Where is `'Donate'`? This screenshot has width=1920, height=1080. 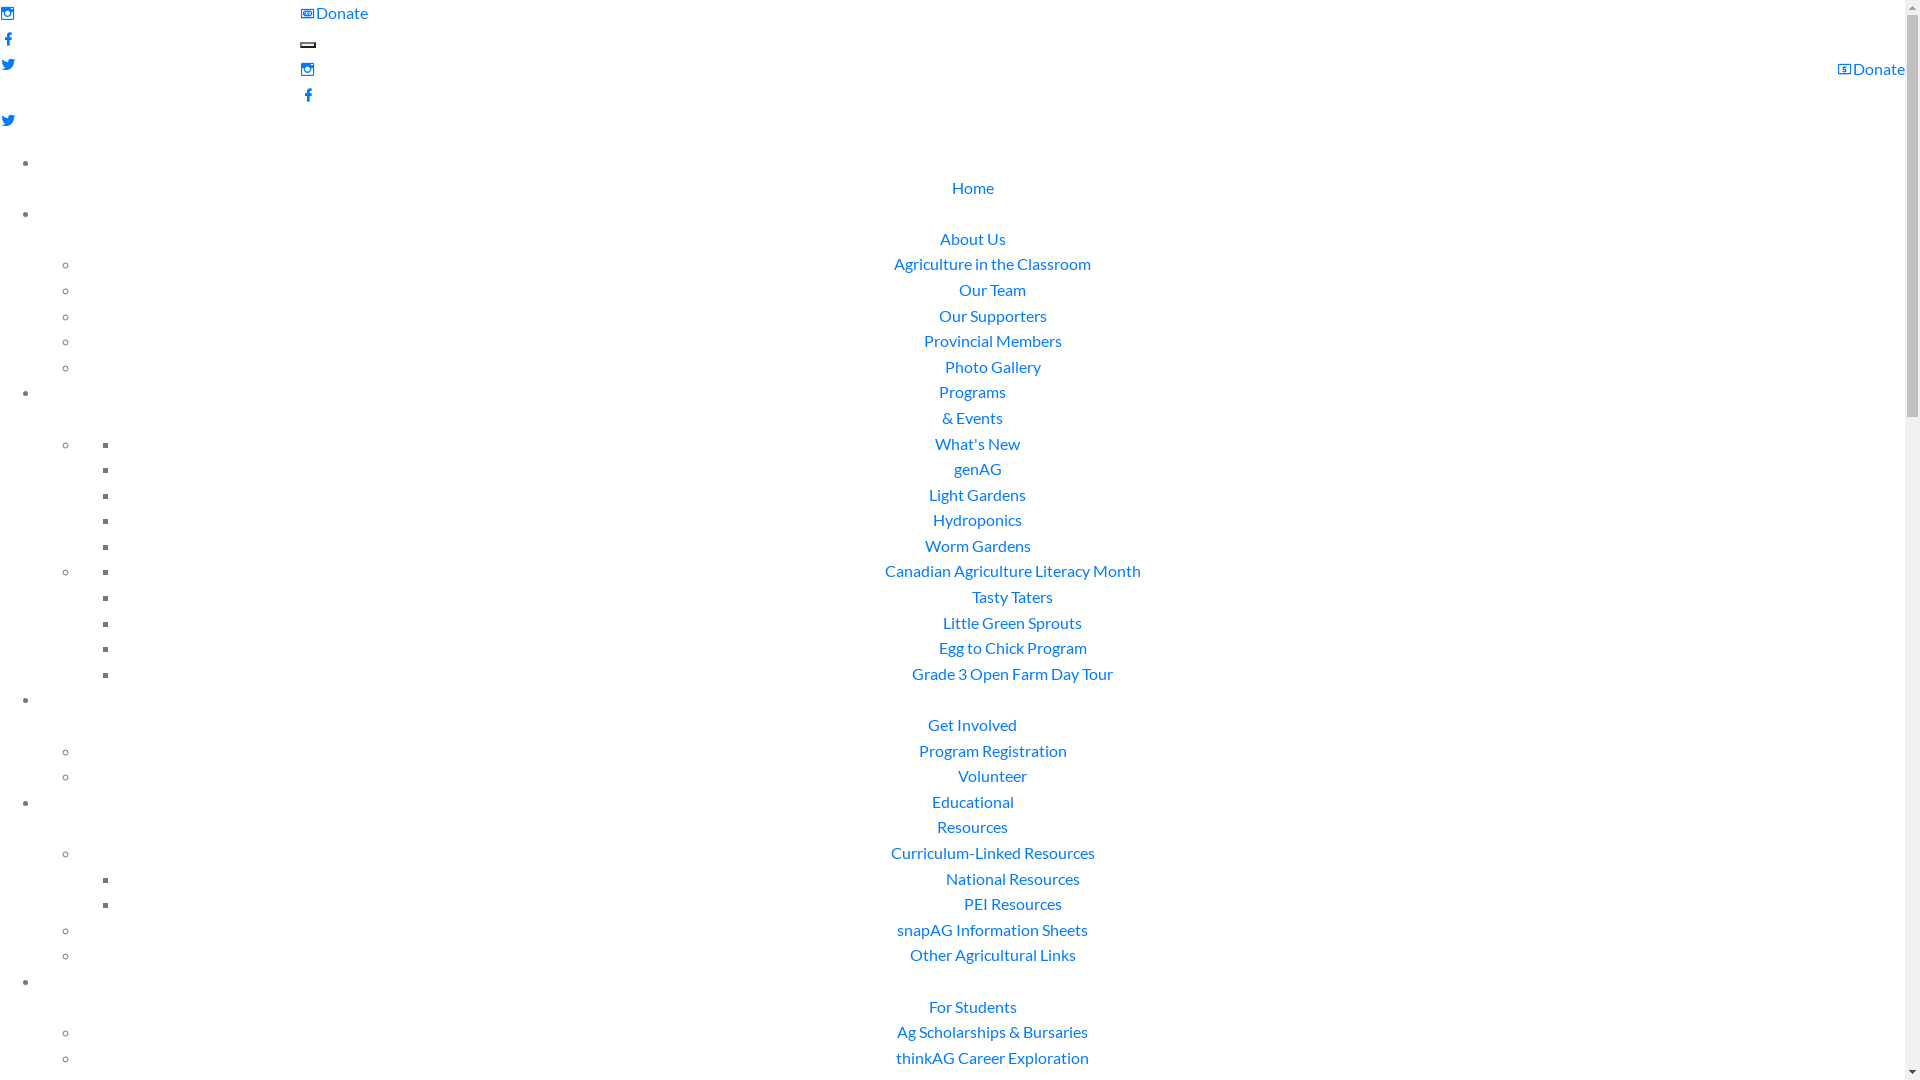
'Donate' is located at coordinates (1837, 68).